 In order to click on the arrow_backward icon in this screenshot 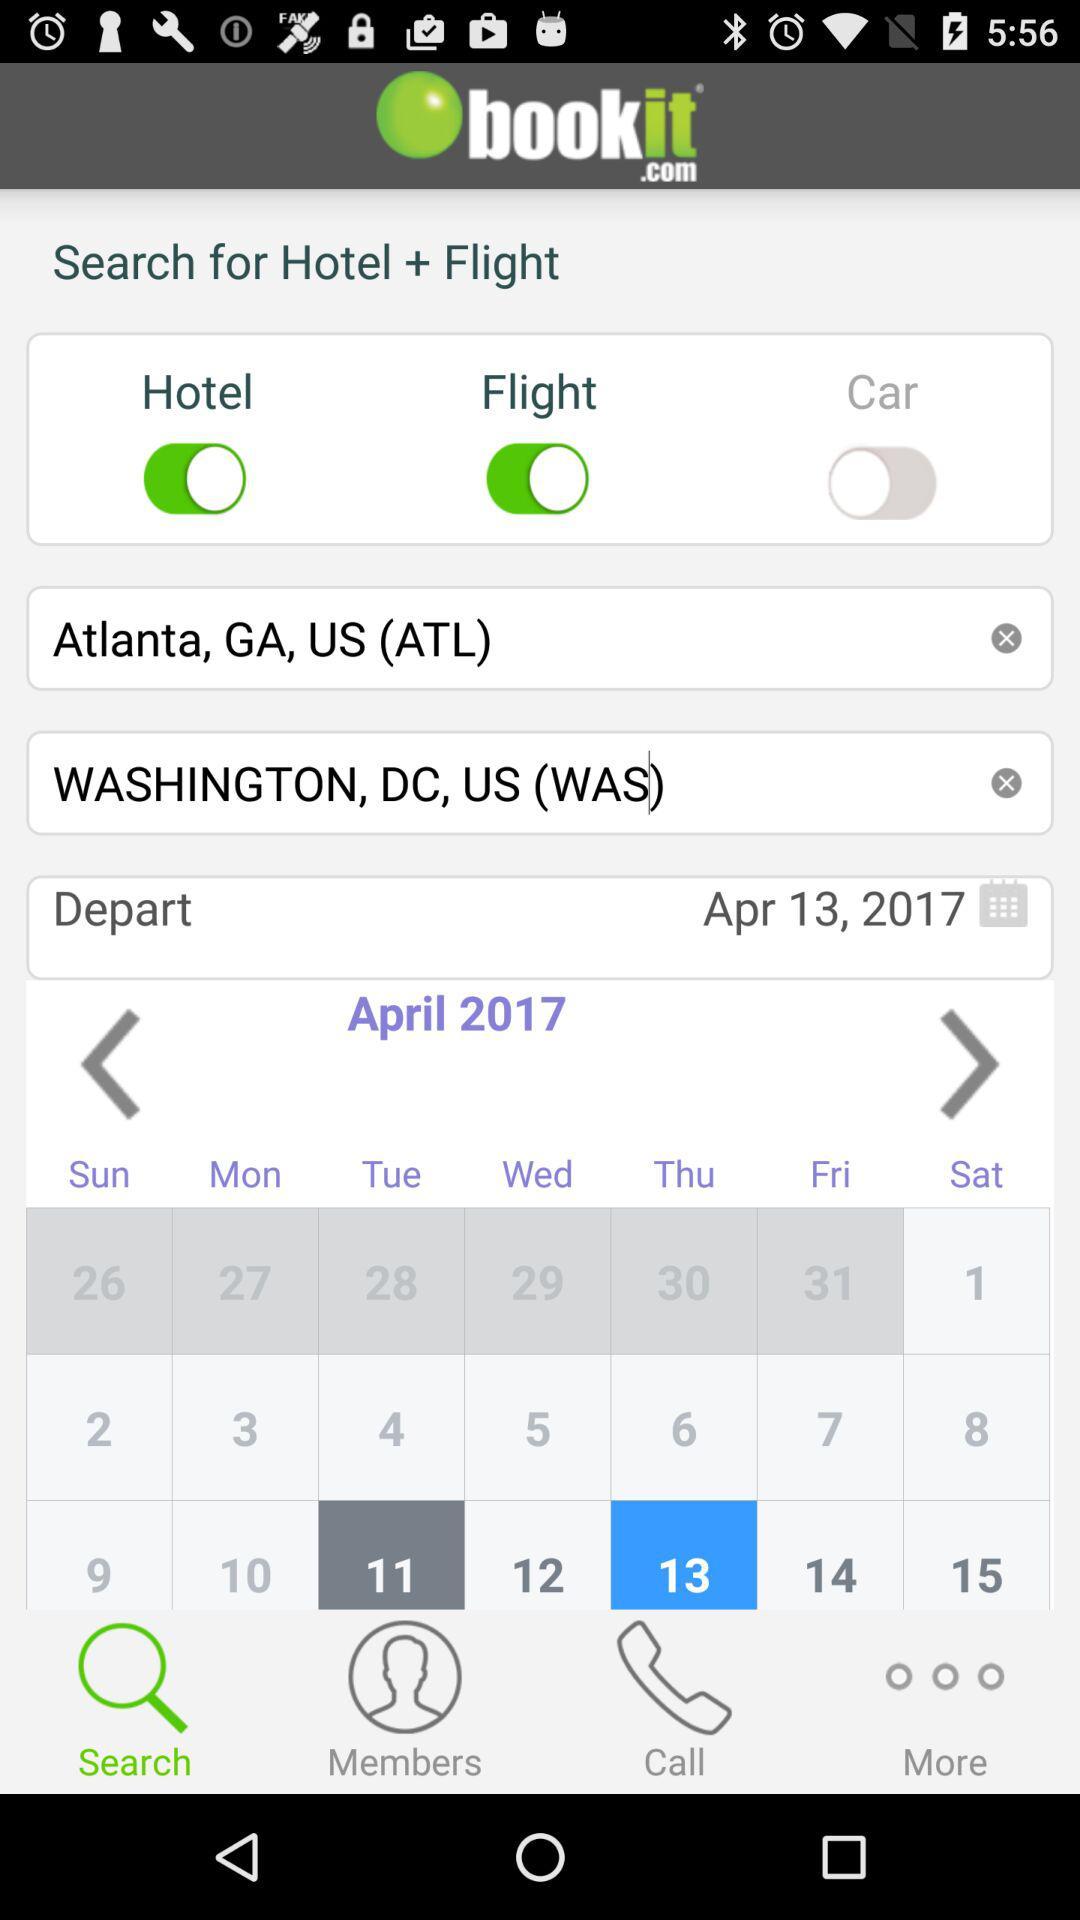, I will do `click(110, 1138)`.